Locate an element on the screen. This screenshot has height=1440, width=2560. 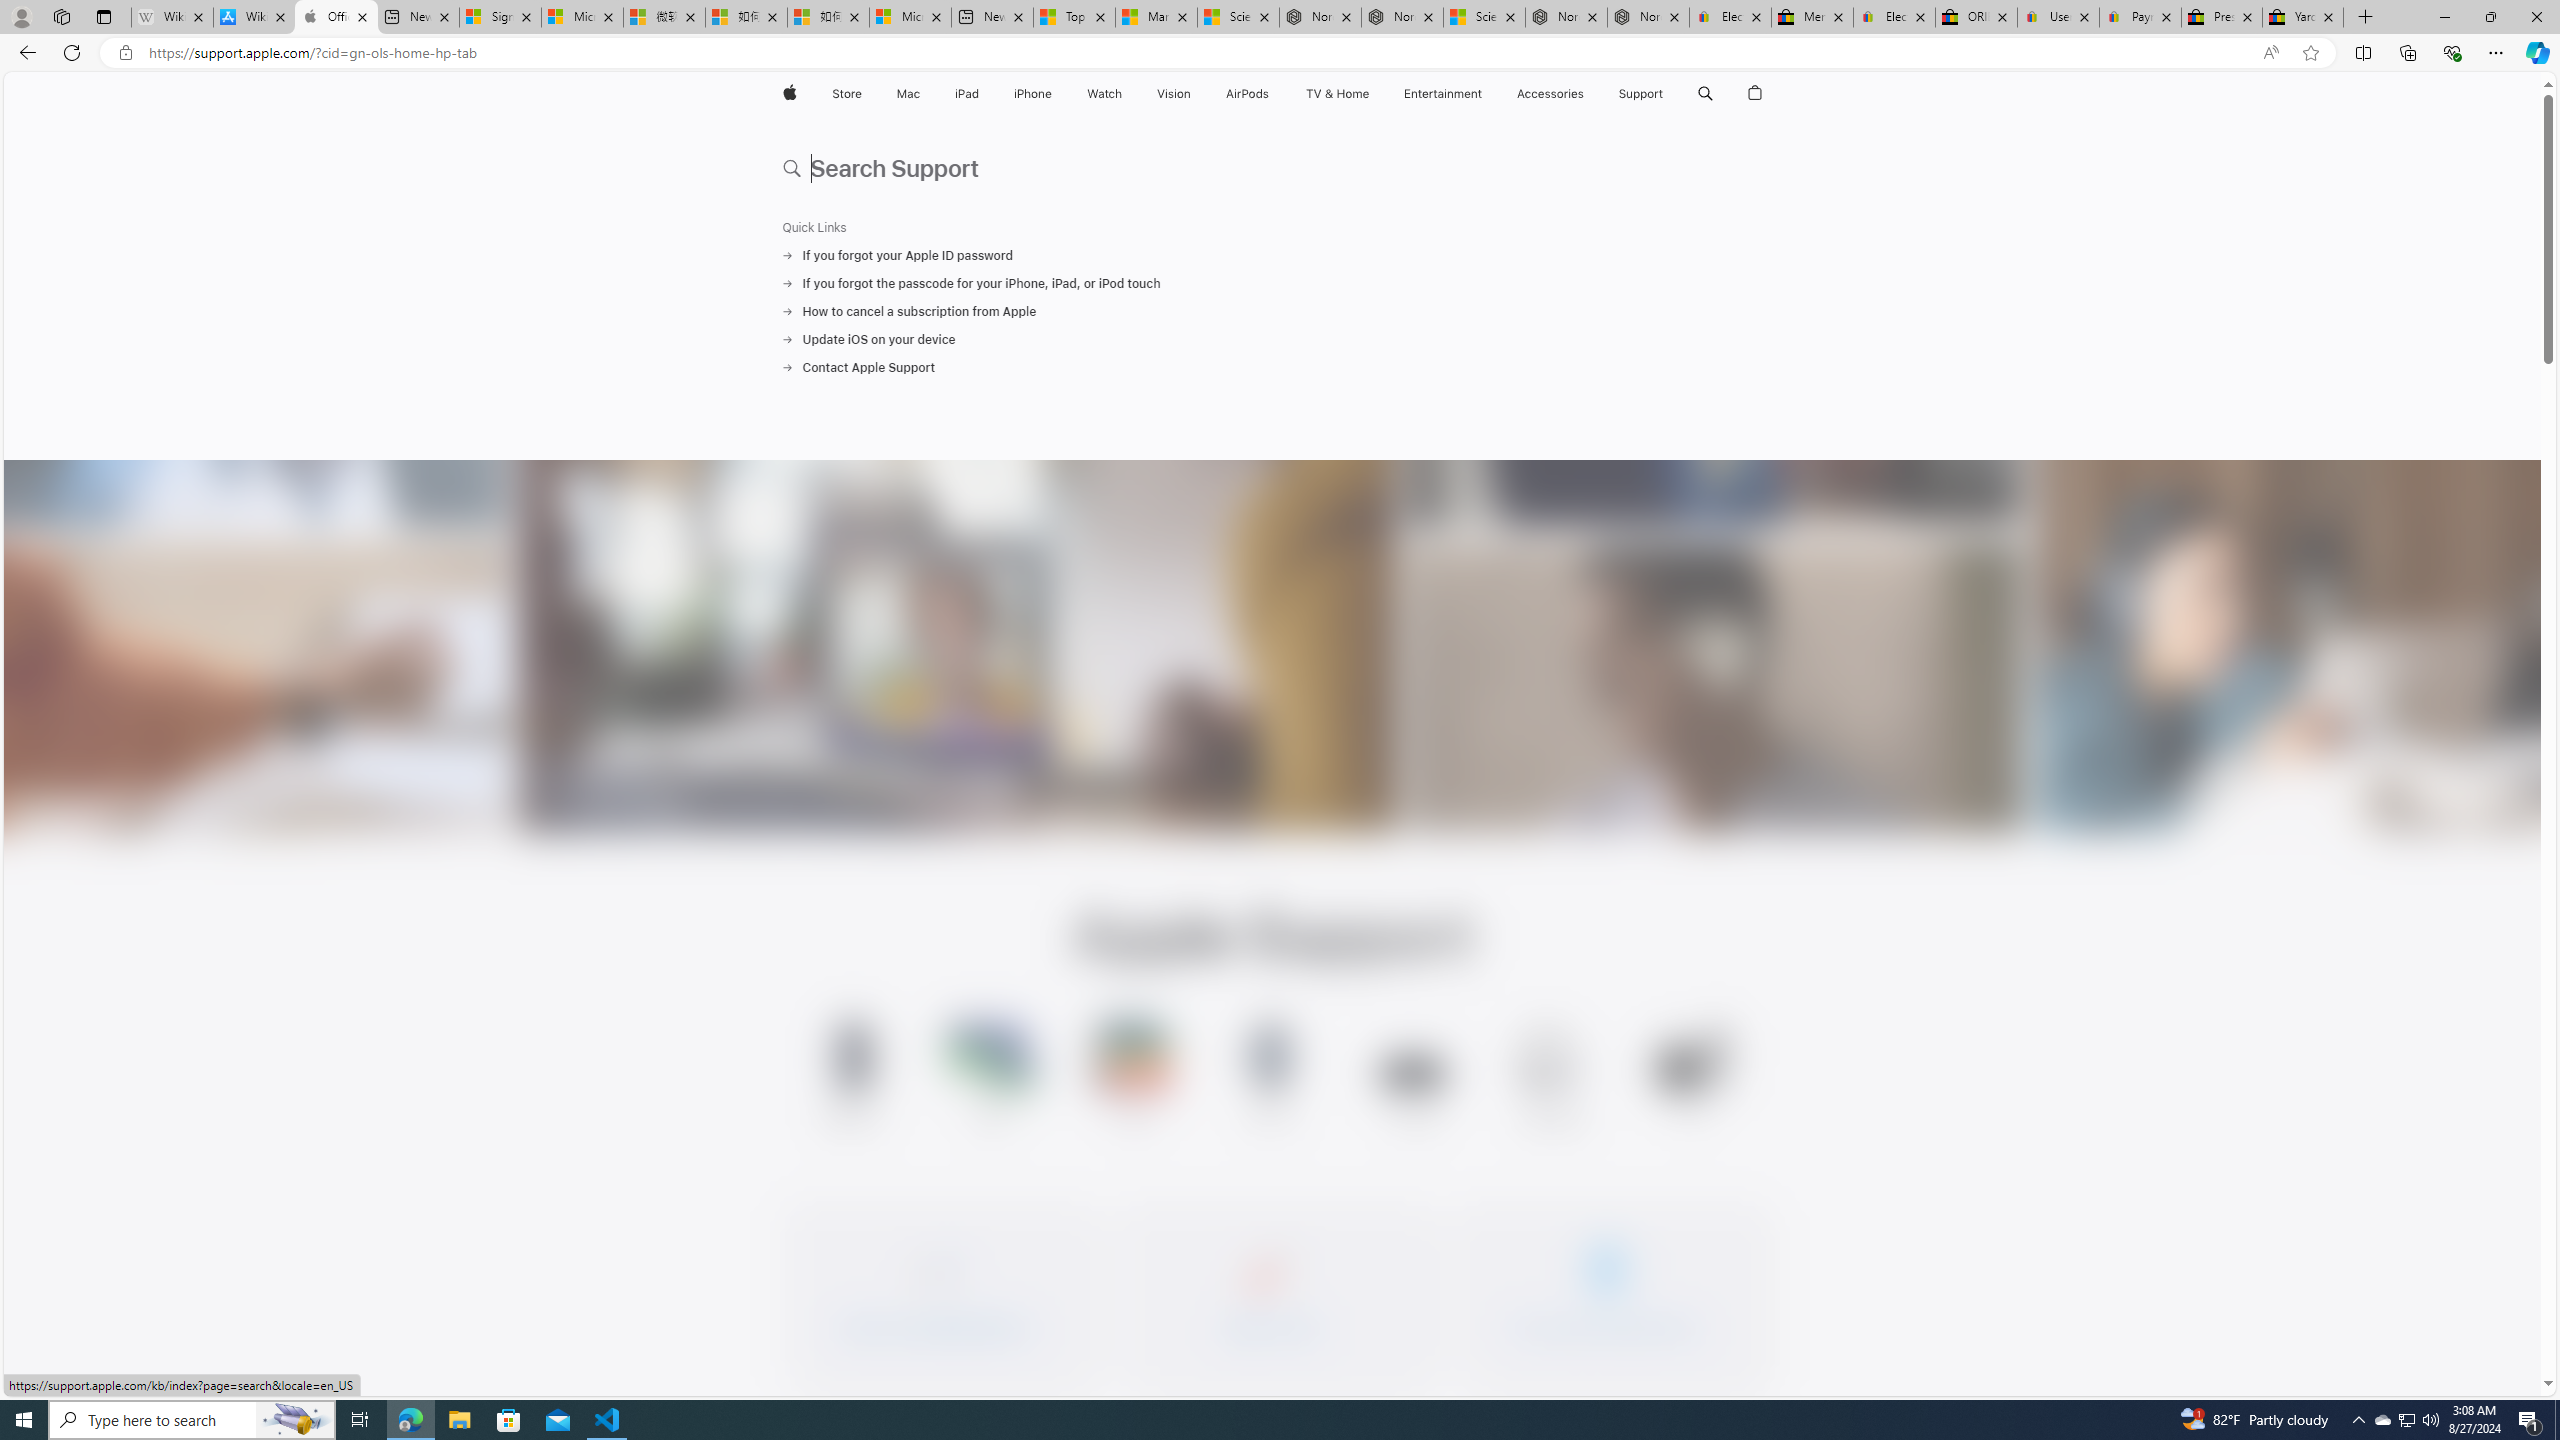
'Accessories menu' is located at coordinates (1587, 93).